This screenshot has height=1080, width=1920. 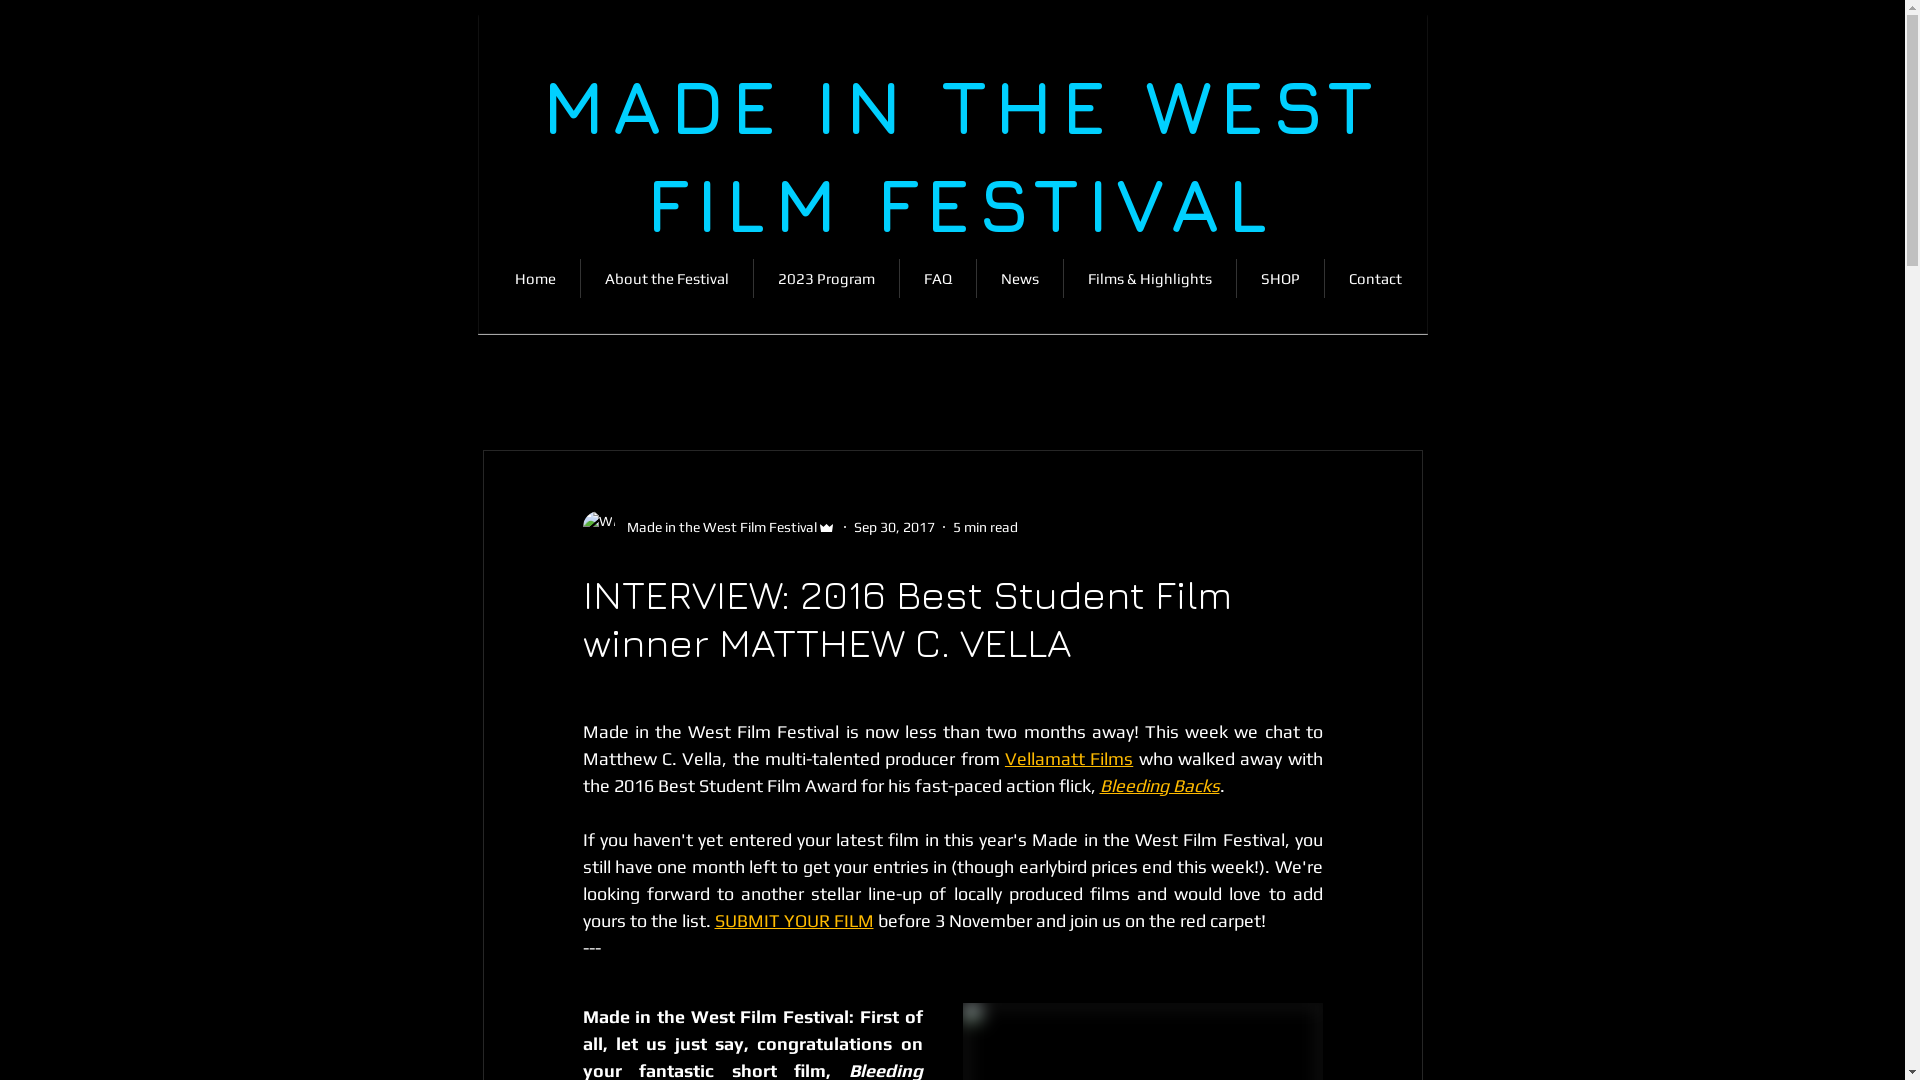 What do you see at coordinates (489, 278) in the screenshot?
I see `'Home'` at bounding box center [489, 278].